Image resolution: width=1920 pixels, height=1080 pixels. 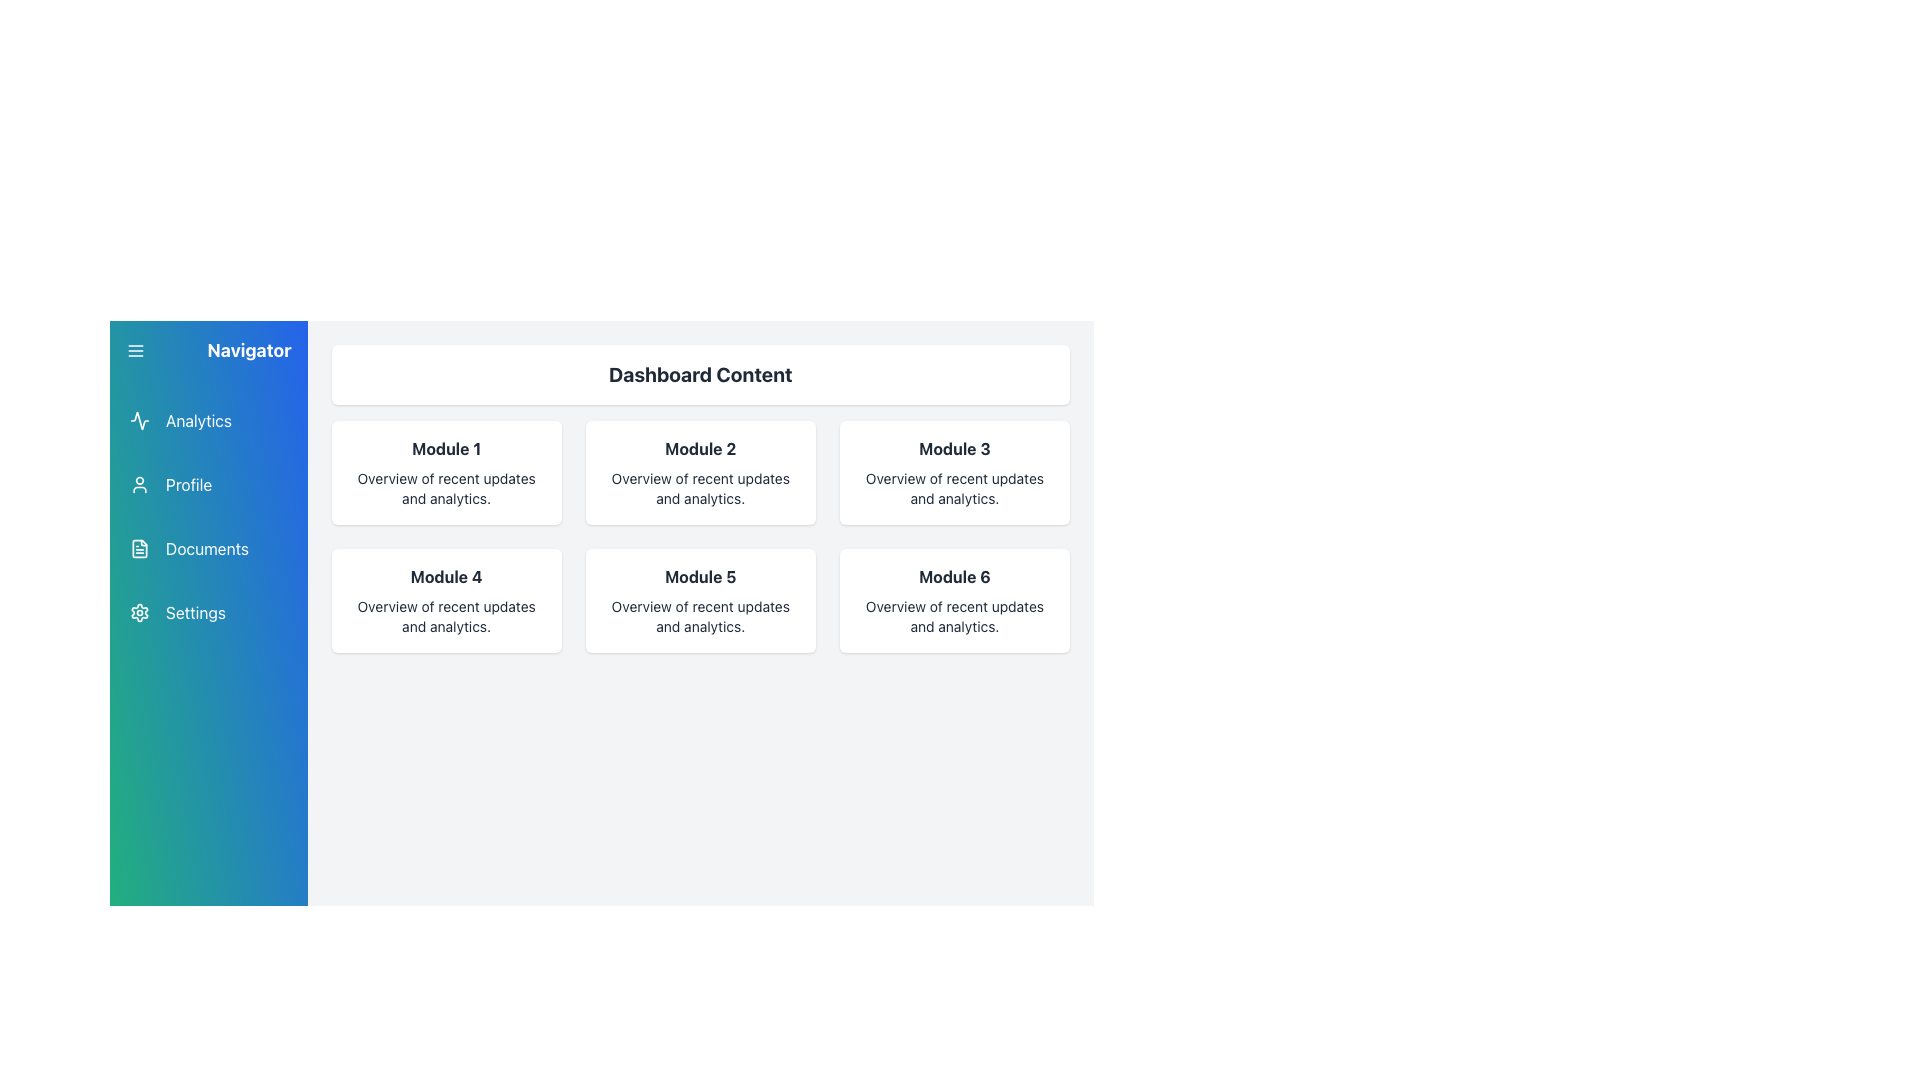 I want to click on the static text element labeled 'Module 6', which is styled in bold and located in the bottom-right position of a grid layout, above the subtitle 'Overview of recent updates and analytics', so click(x=954, y=577).